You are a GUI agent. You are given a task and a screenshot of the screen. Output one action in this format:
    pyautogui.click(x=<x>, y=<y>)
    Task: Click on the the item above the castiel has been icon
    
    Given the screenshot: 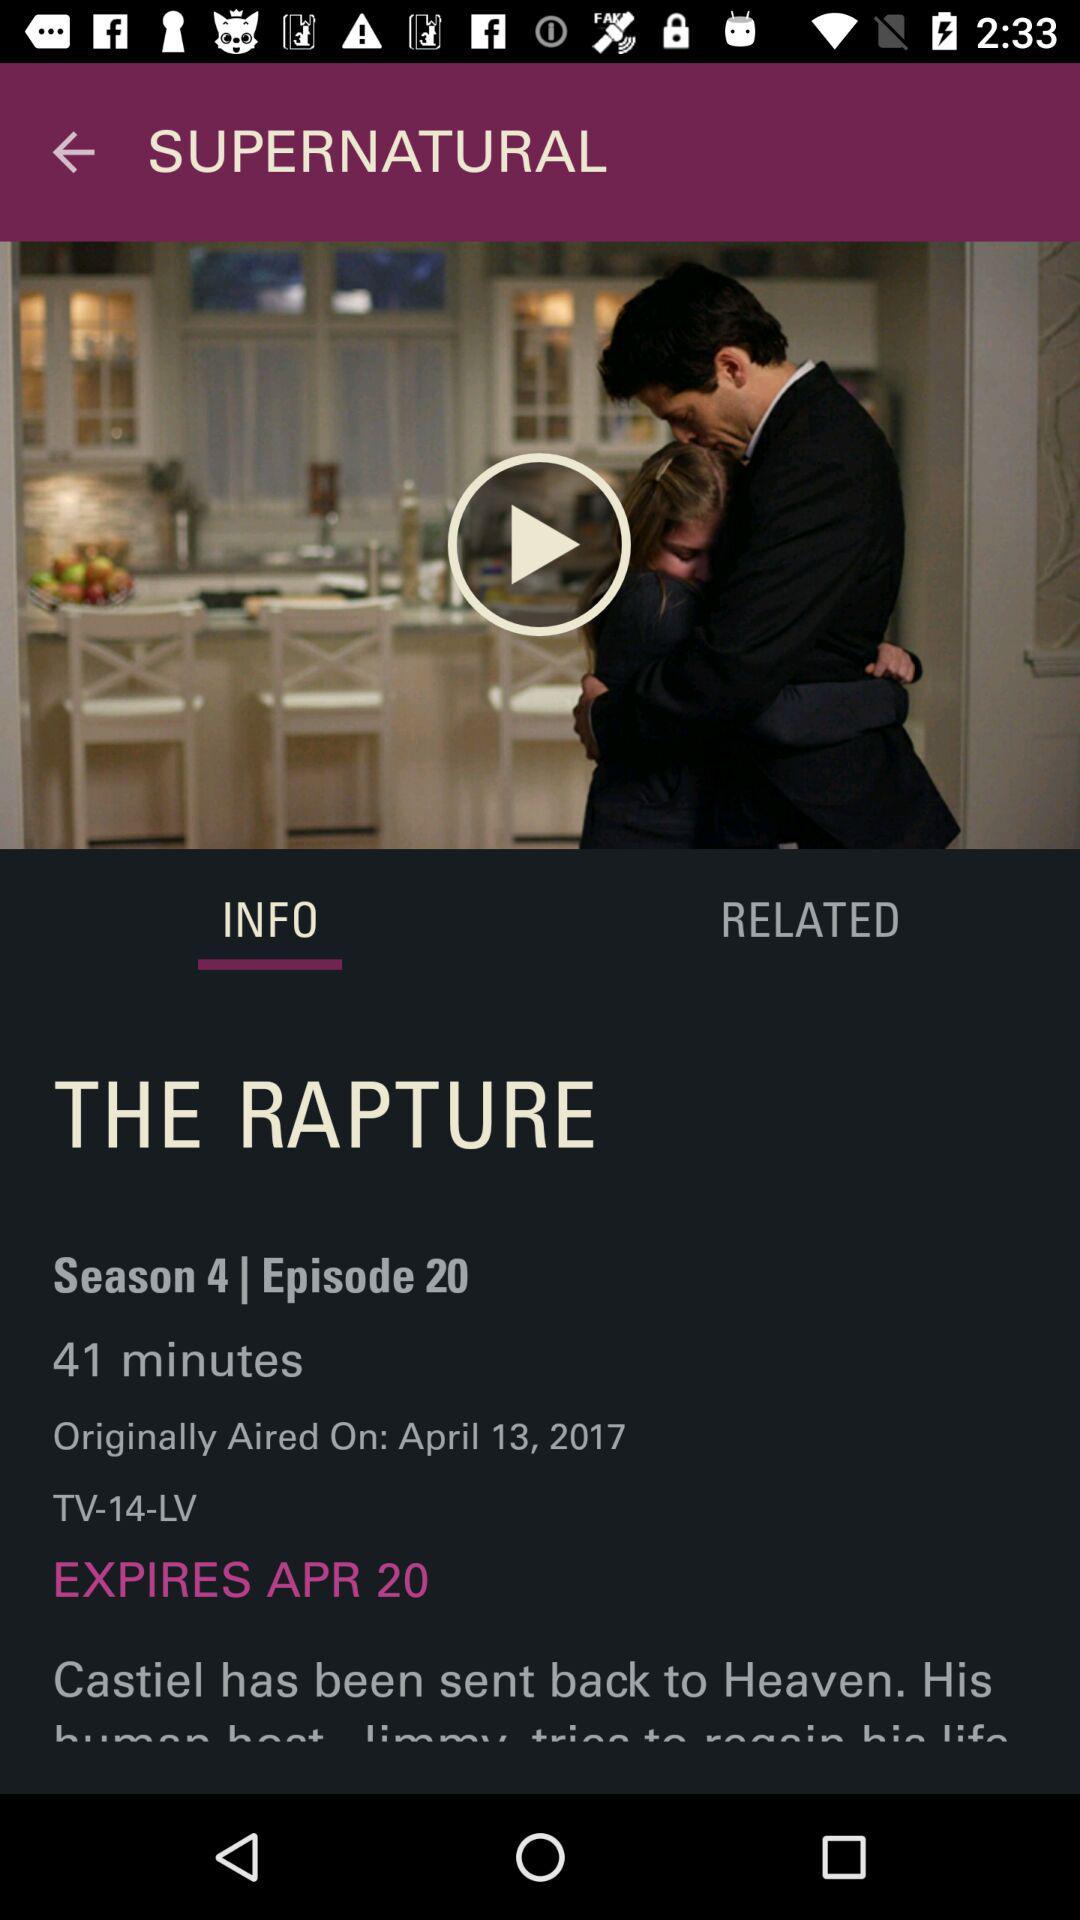 What is the action you would take?
    pyautogui.click(x=808, y=921)
    